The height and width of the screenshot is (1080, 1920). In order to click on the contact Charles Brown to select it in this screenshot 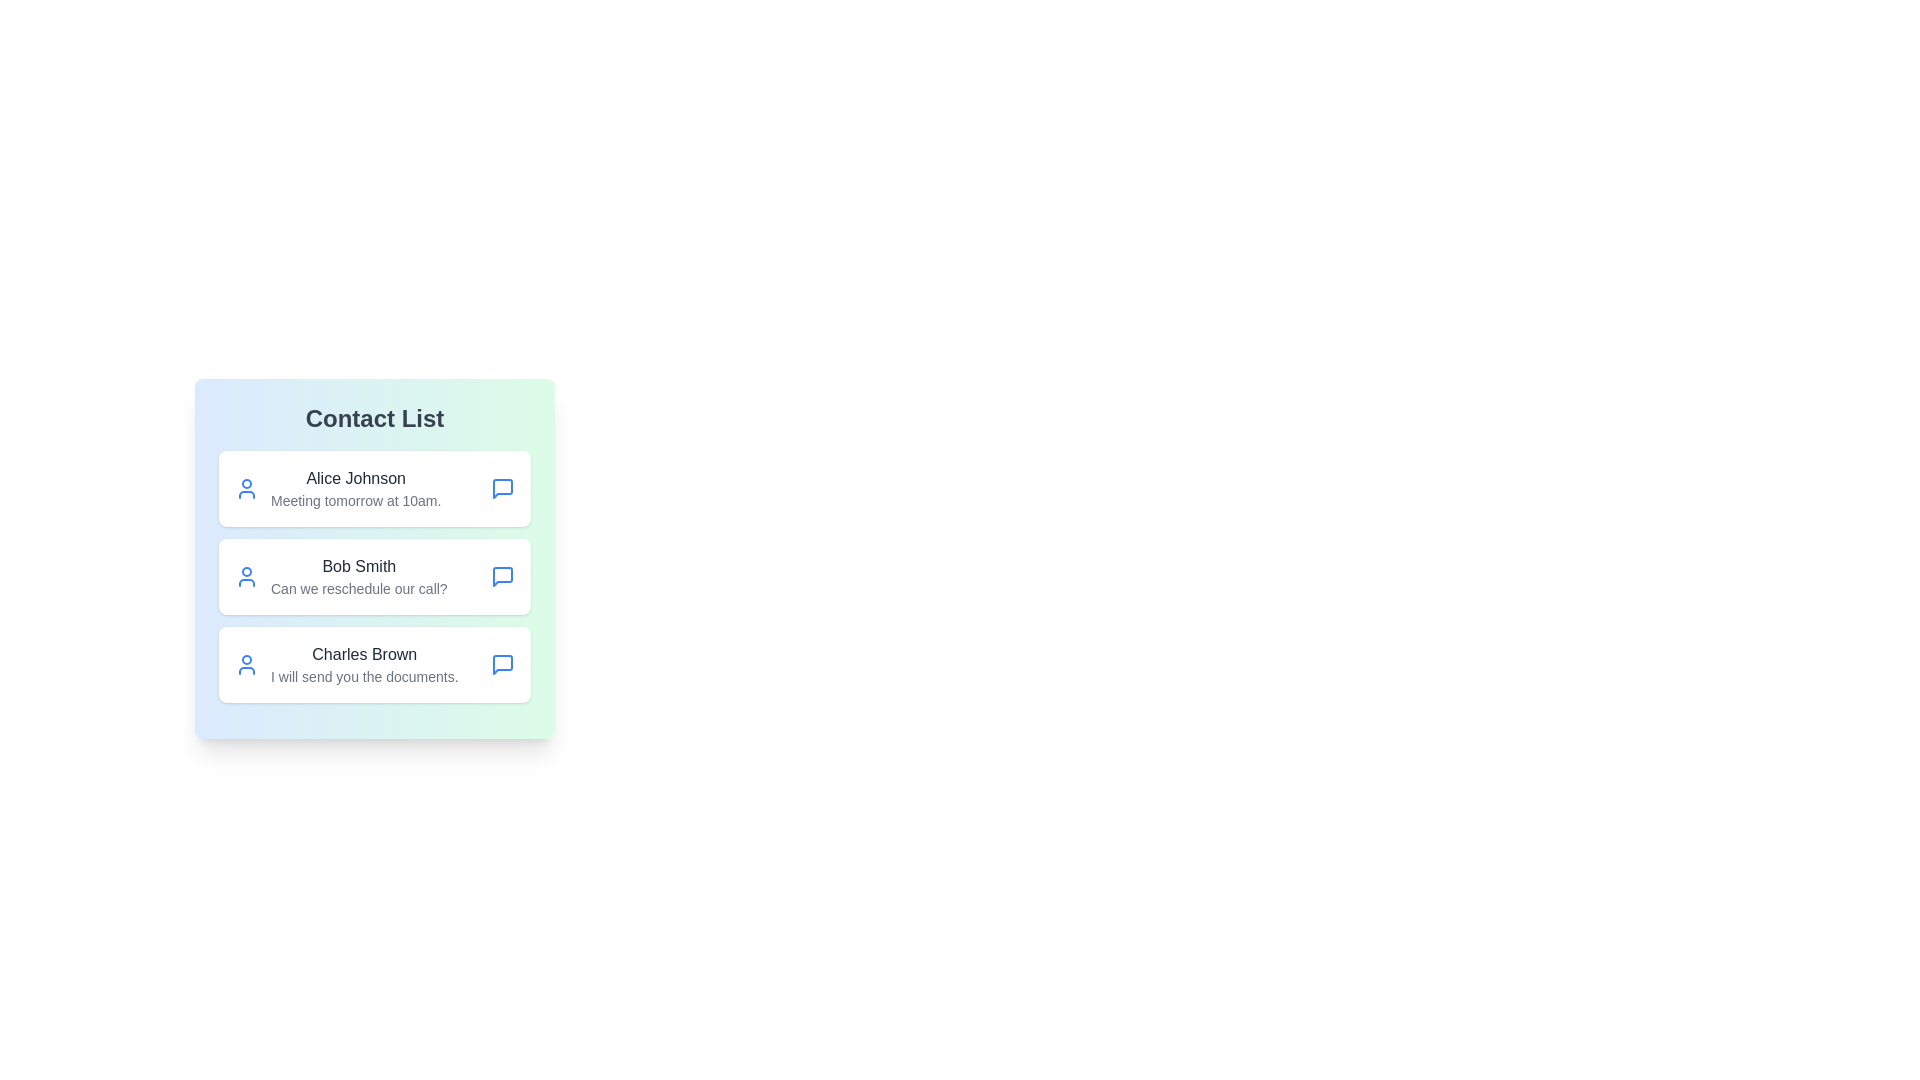, I will do `click(374, 664)`.